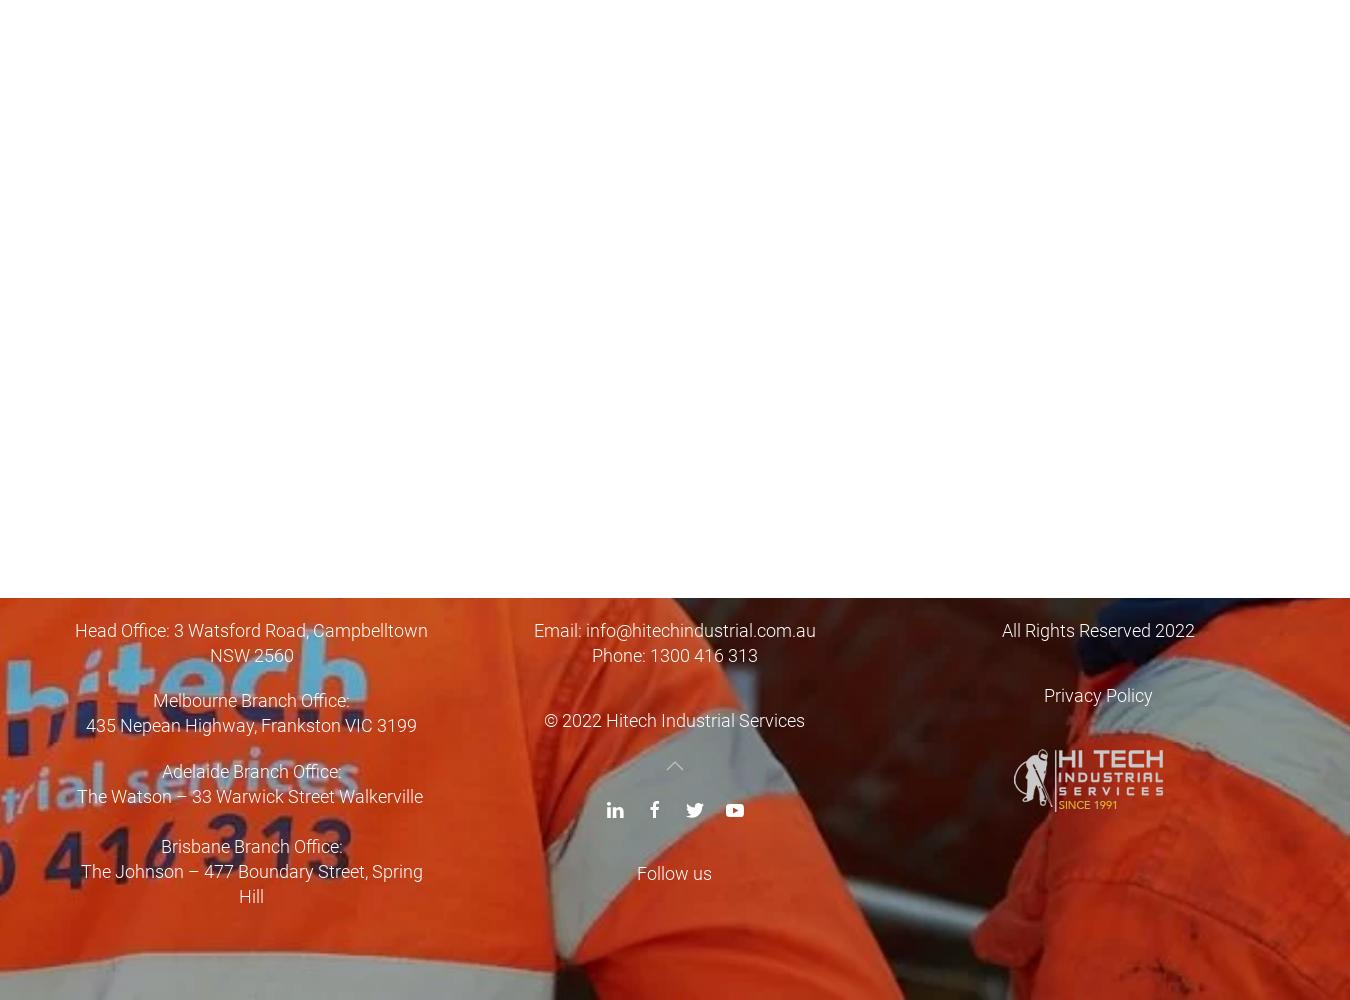 This screenshot has width=1350, height=1000. What do you see at coordinates (674, 719) in the screenshot?
I see `'© 2022 Hitech Industrial Services'` at bounding box center [674, 719].